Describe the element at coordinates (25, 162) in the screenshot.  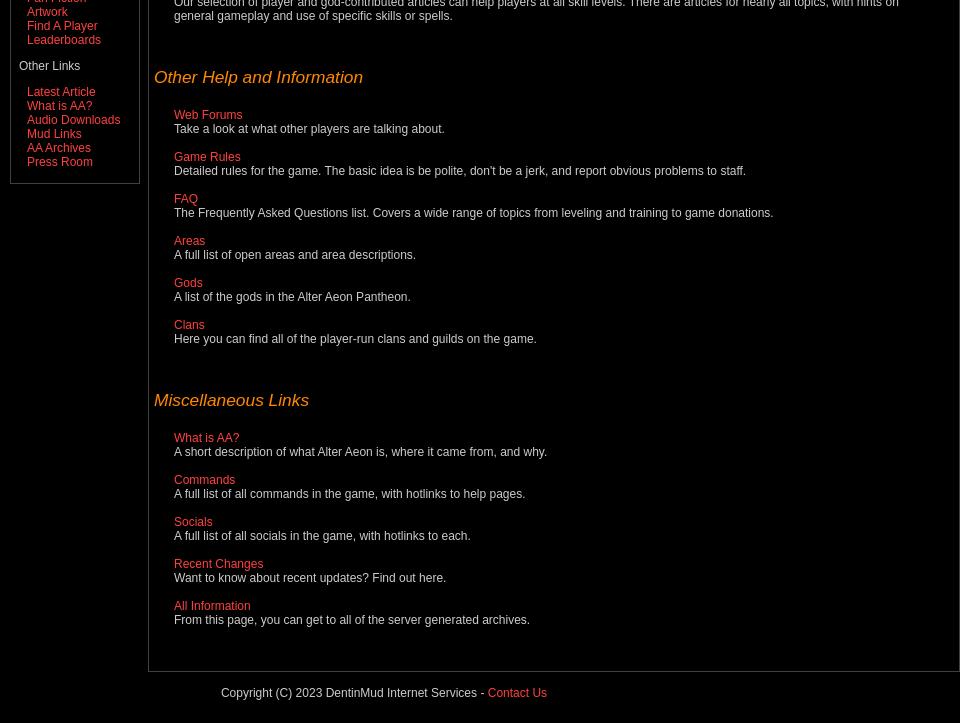
I see `'Press Room'` at that location.